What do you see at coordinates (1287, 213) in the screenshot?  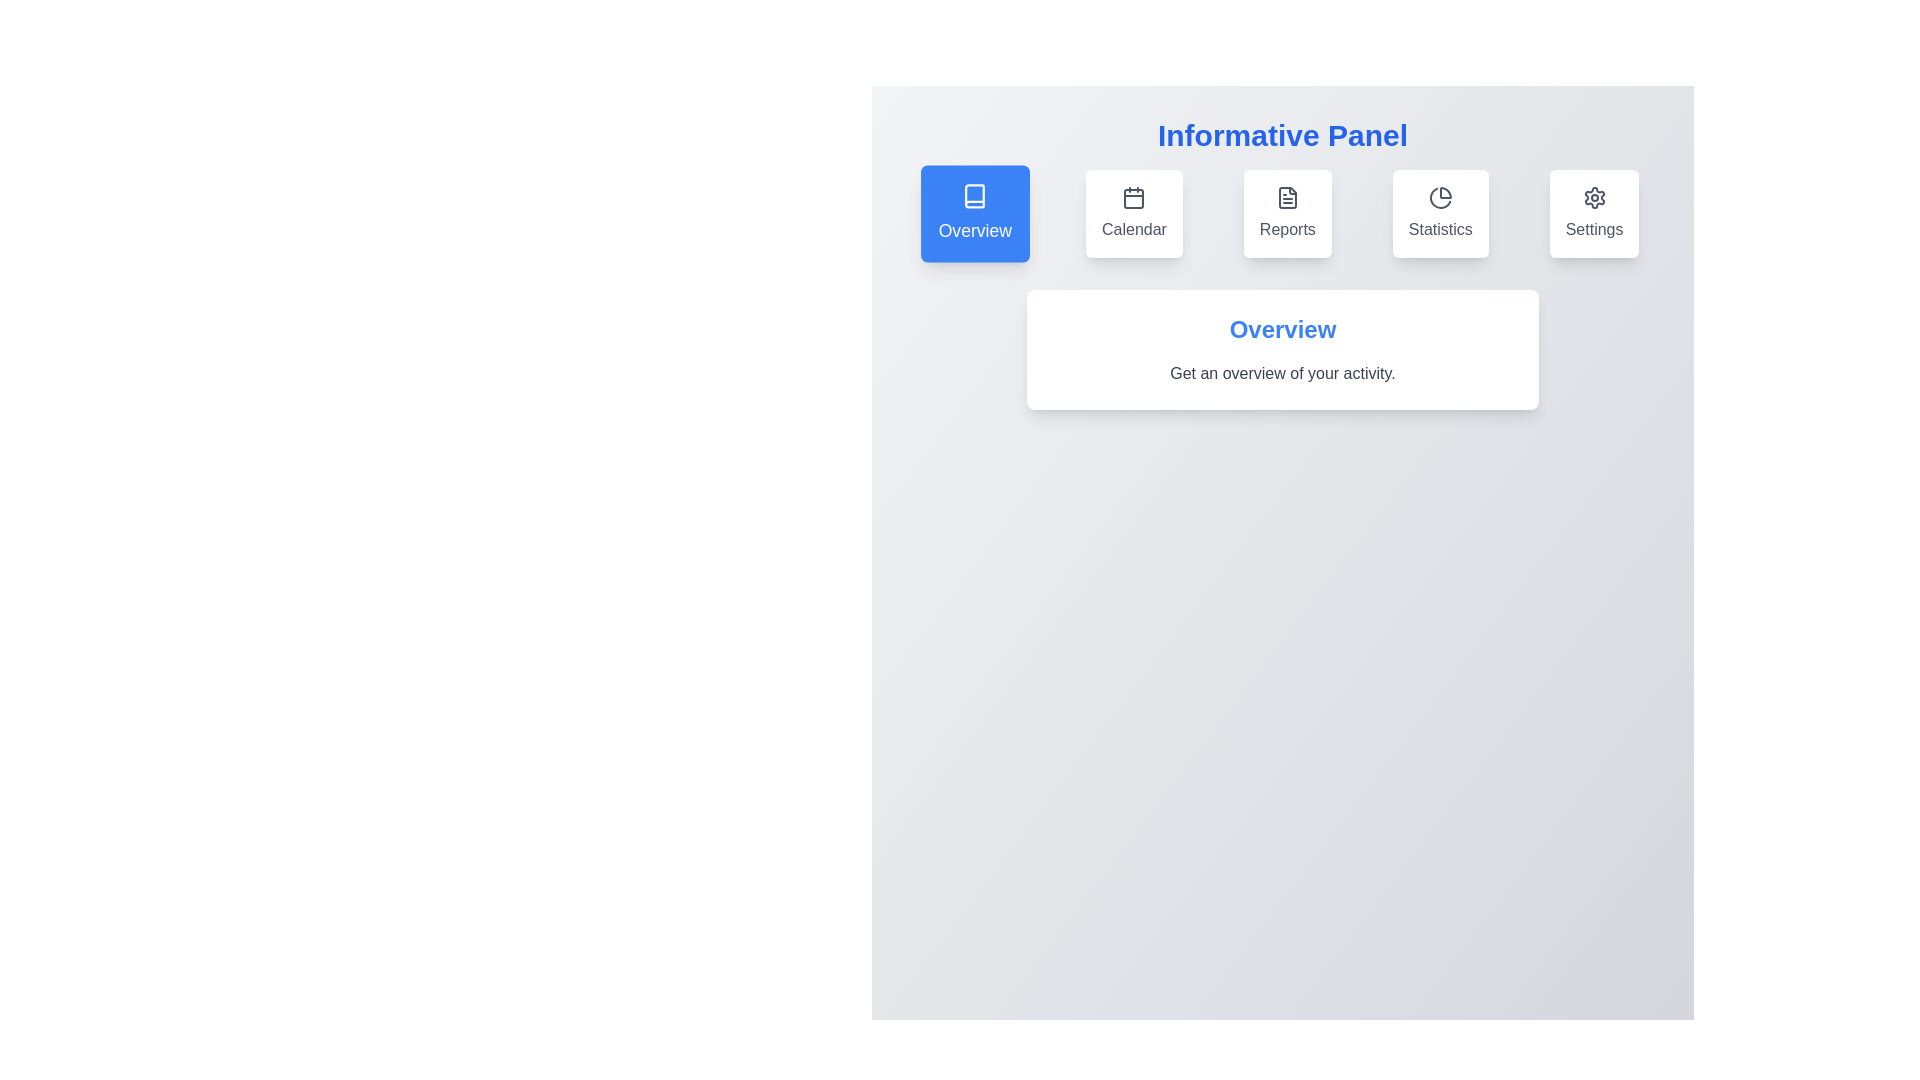 I see `the 'Reports' navigation button located between 'Calendar' and 'Statistics' for accessibility purposes` at bounding box center [1287, 213].